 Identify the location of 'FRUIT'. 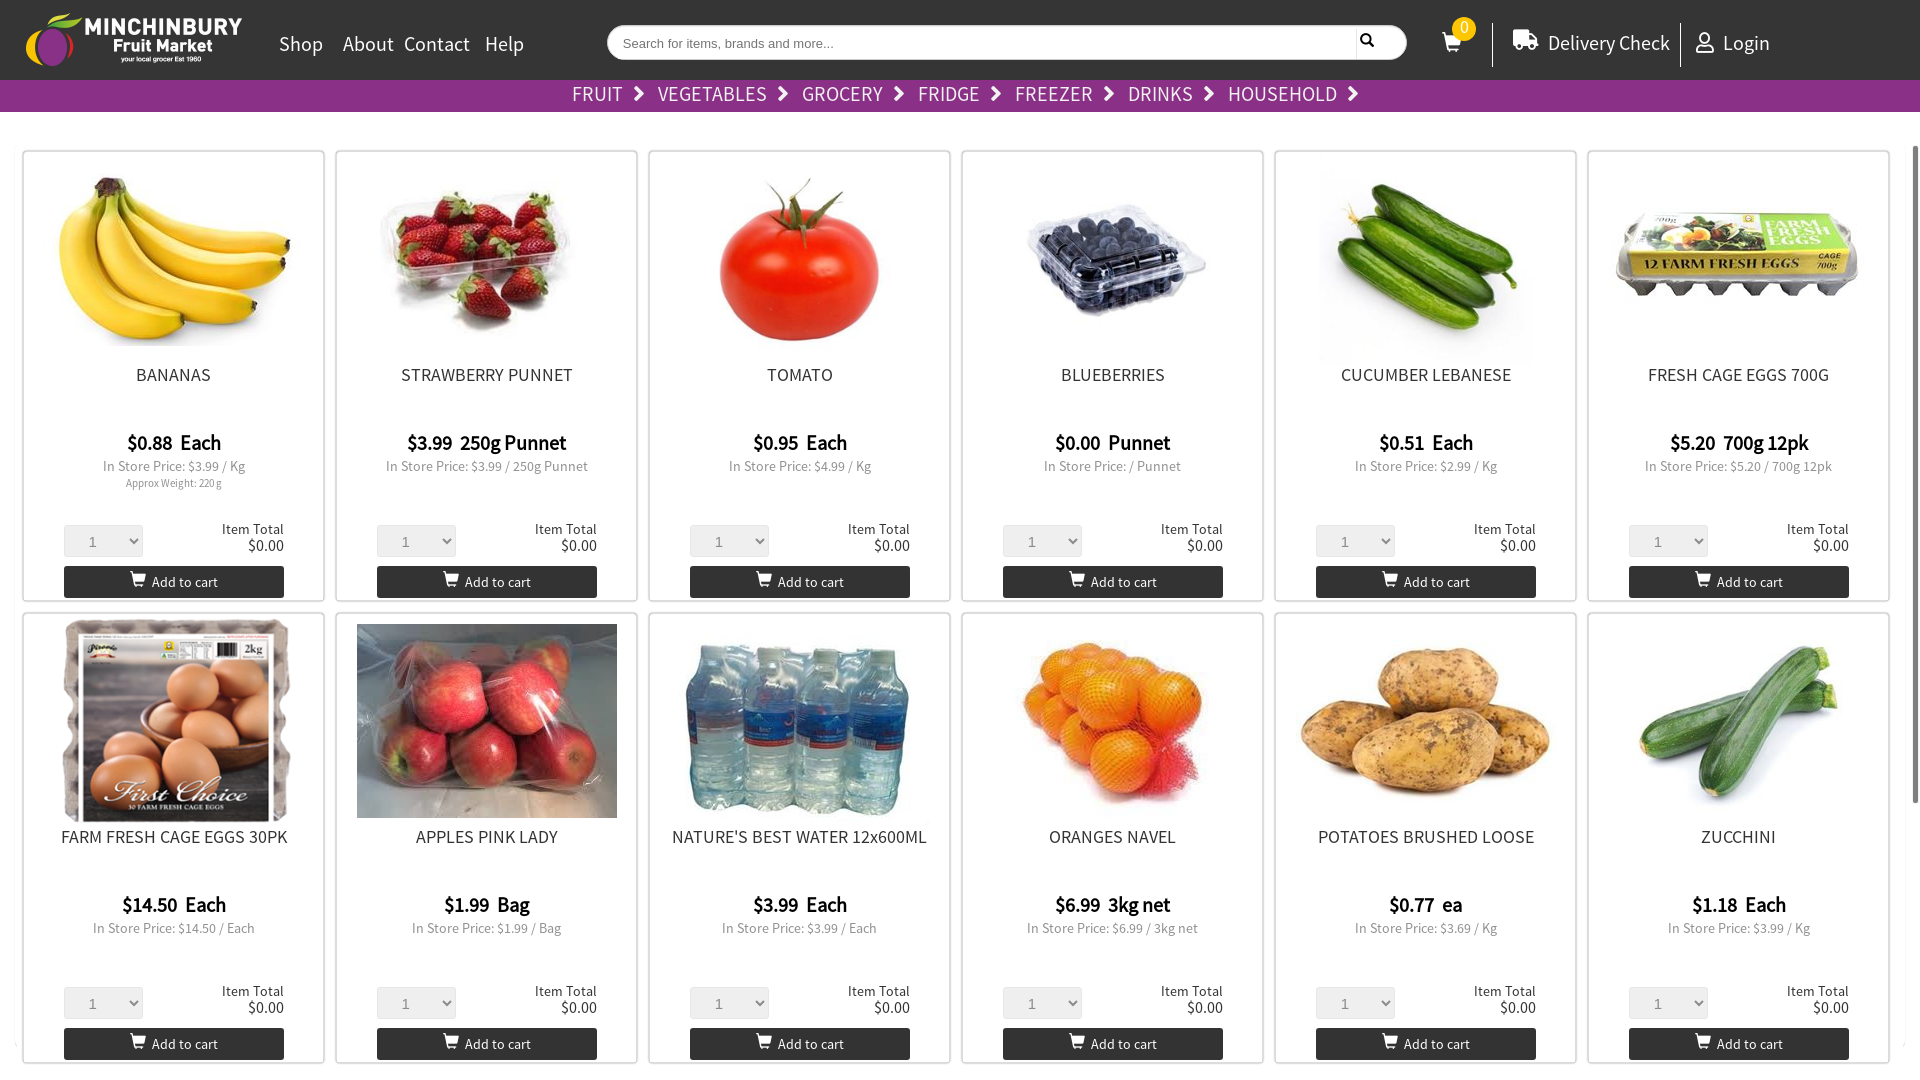
(612, 95).